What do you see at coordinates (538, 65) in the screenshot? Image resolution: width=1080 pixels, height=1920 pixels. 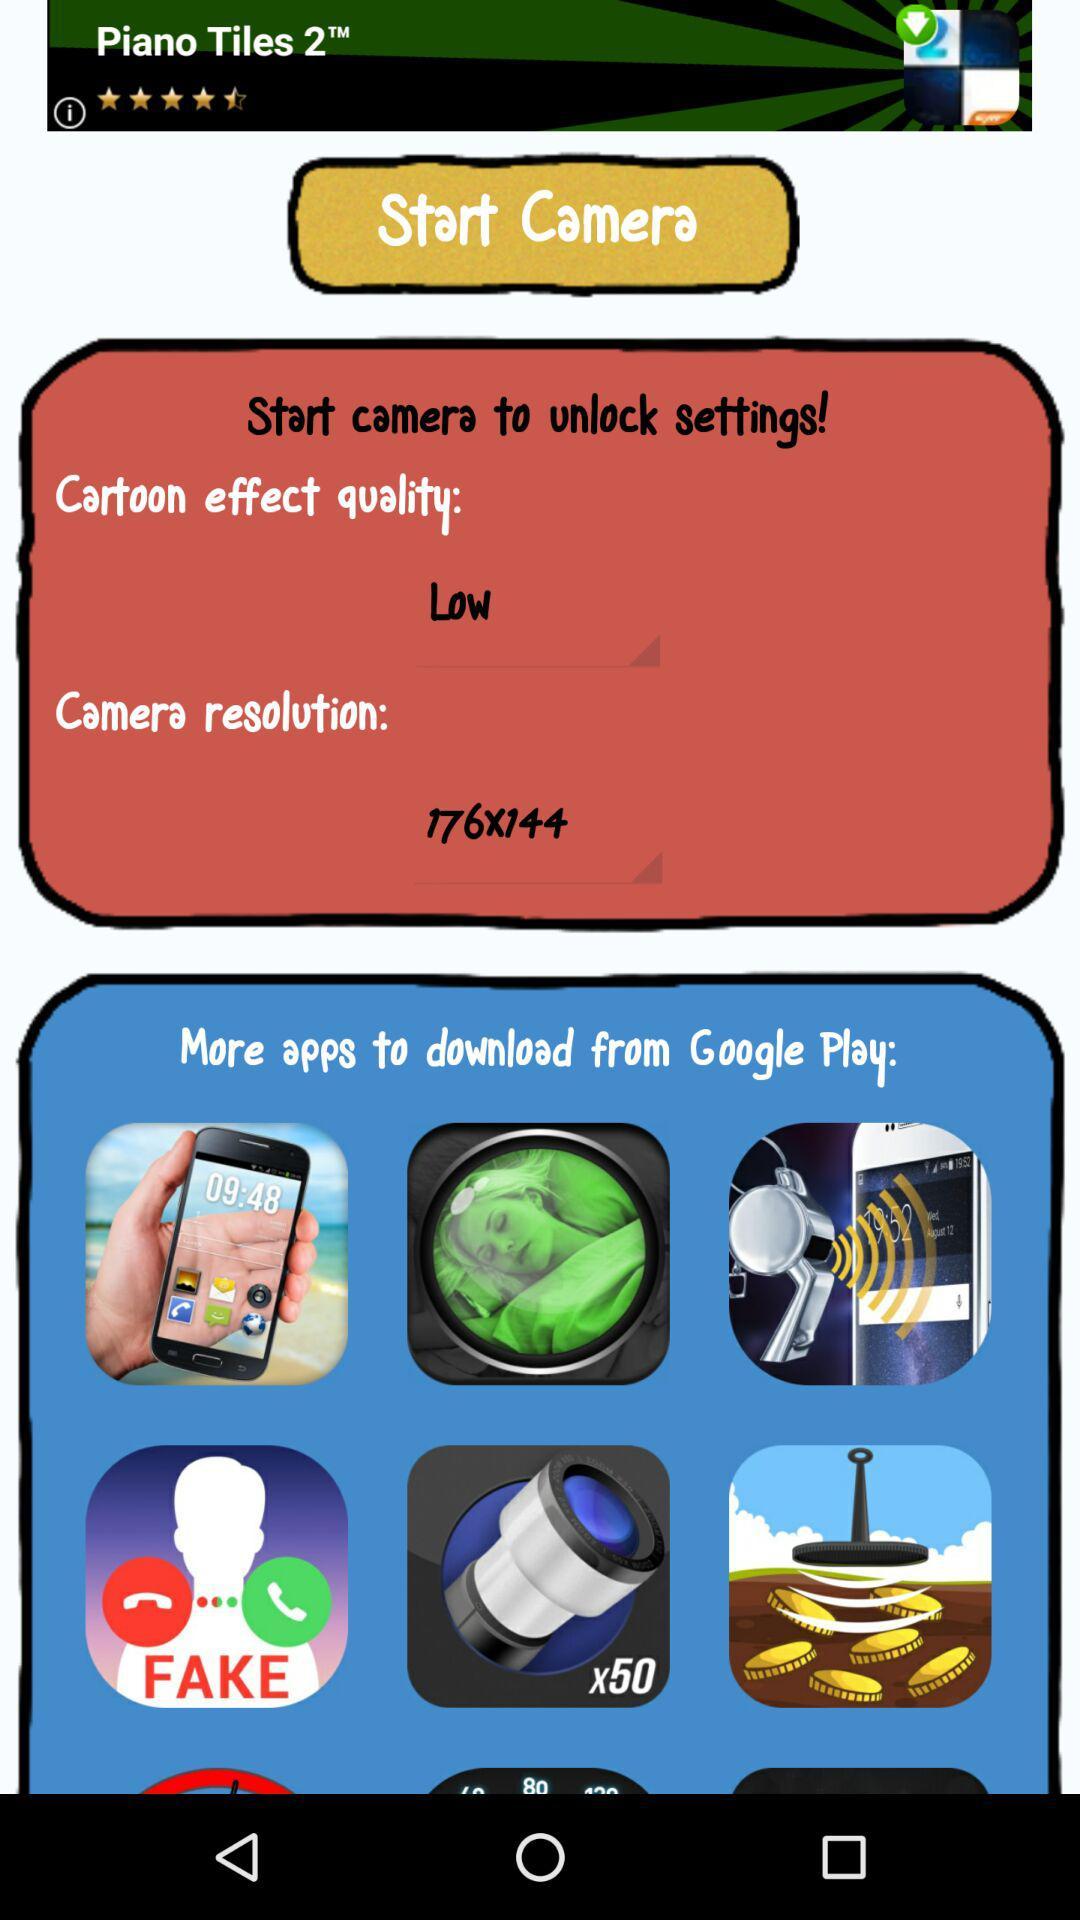 I see `advertisement option` at bounding box center [538, 65].